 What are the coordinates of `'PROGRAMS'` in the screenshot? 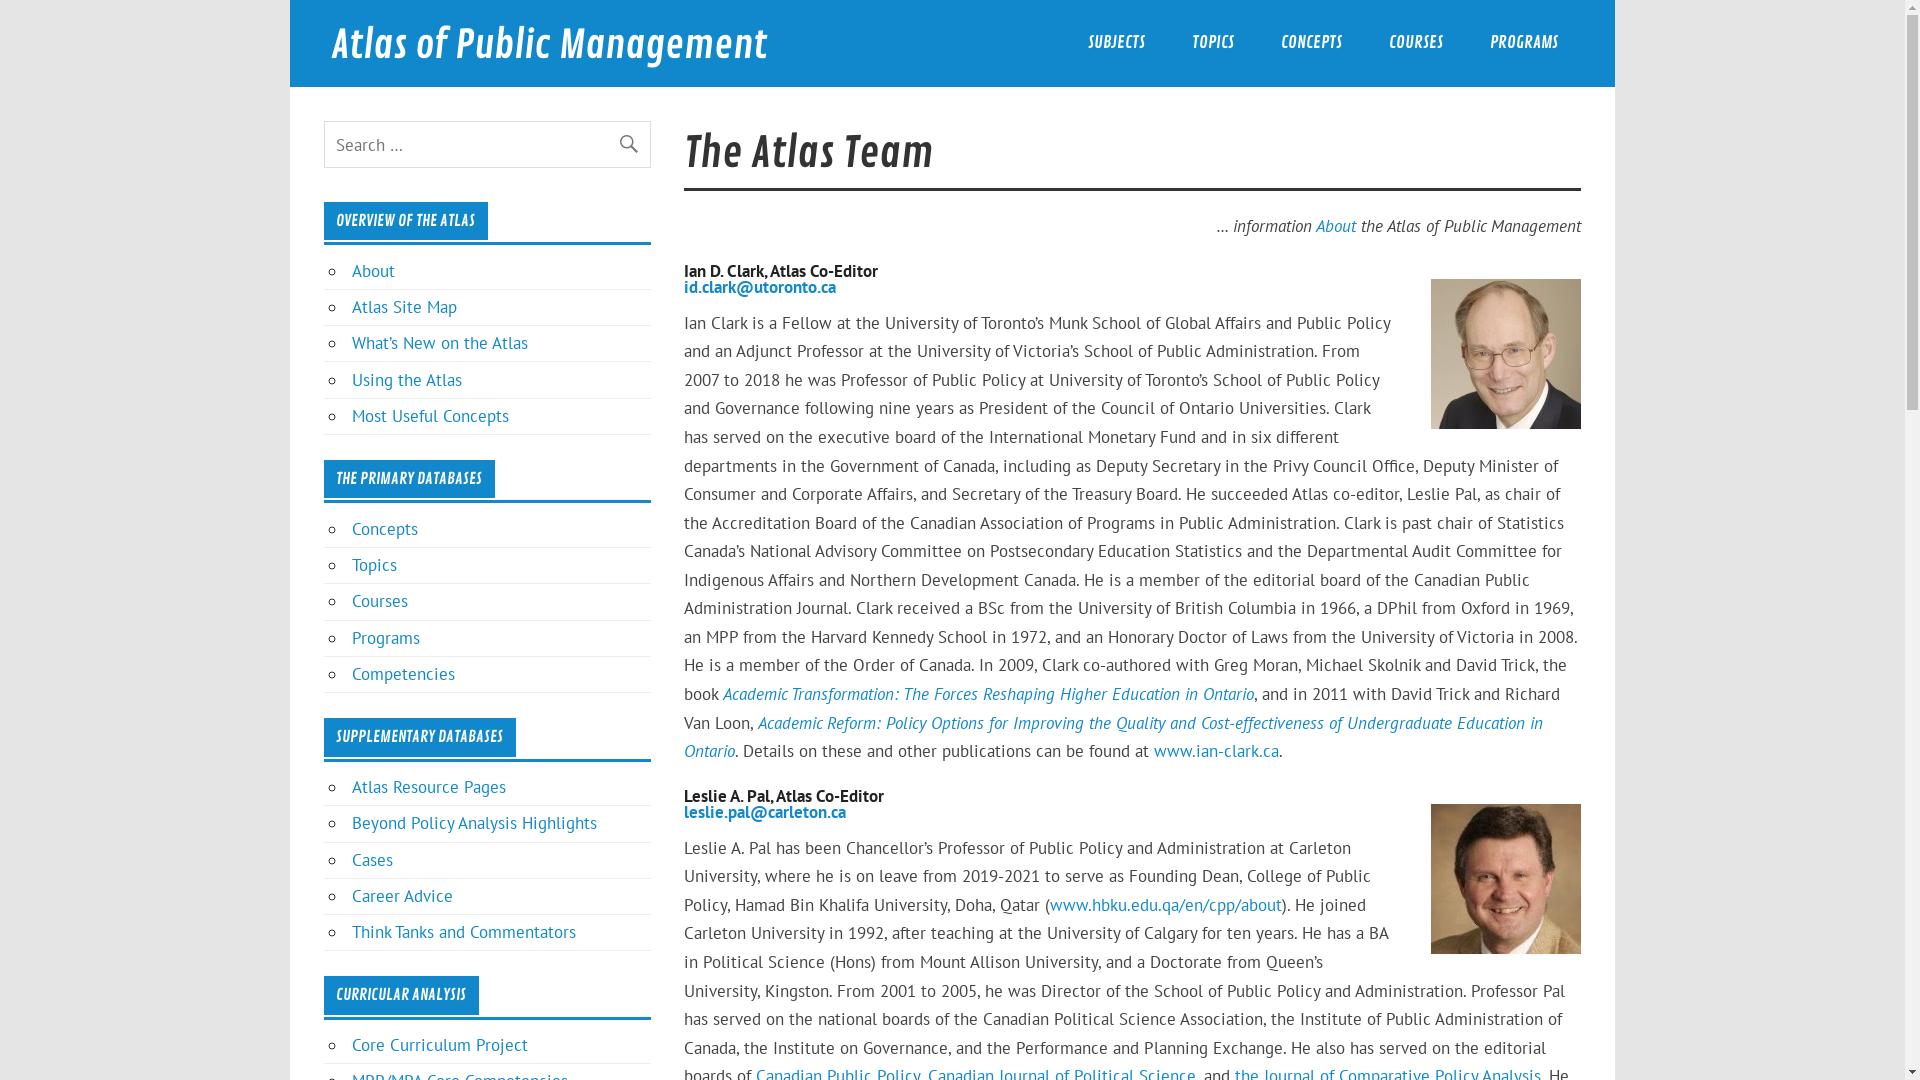 It's located at (1522, 43).